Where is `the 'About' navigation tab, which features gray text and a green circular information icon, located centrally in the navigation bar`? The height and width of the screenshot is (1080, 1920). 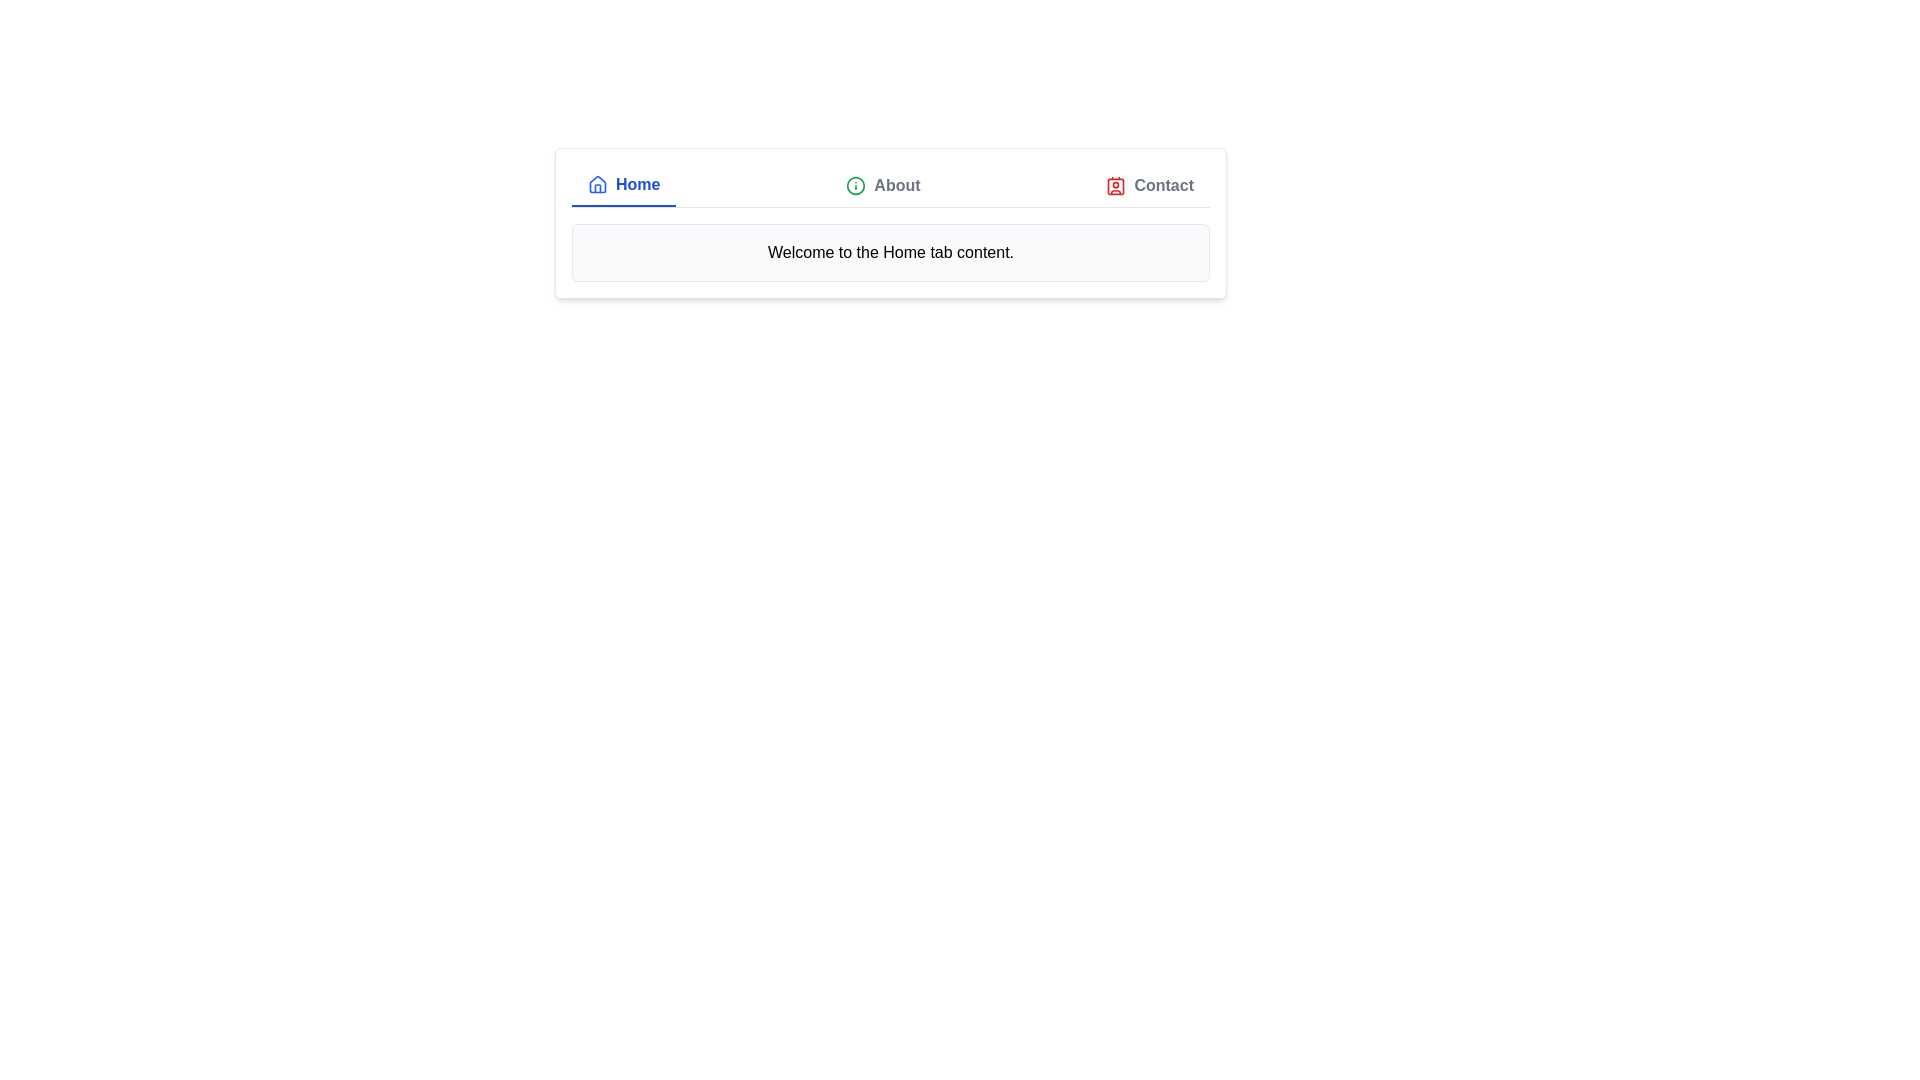 the 'About' navigation tab, which features gray text and a green circular information icon, located centrally in the navigation bar is located at coordinates (882, 185).